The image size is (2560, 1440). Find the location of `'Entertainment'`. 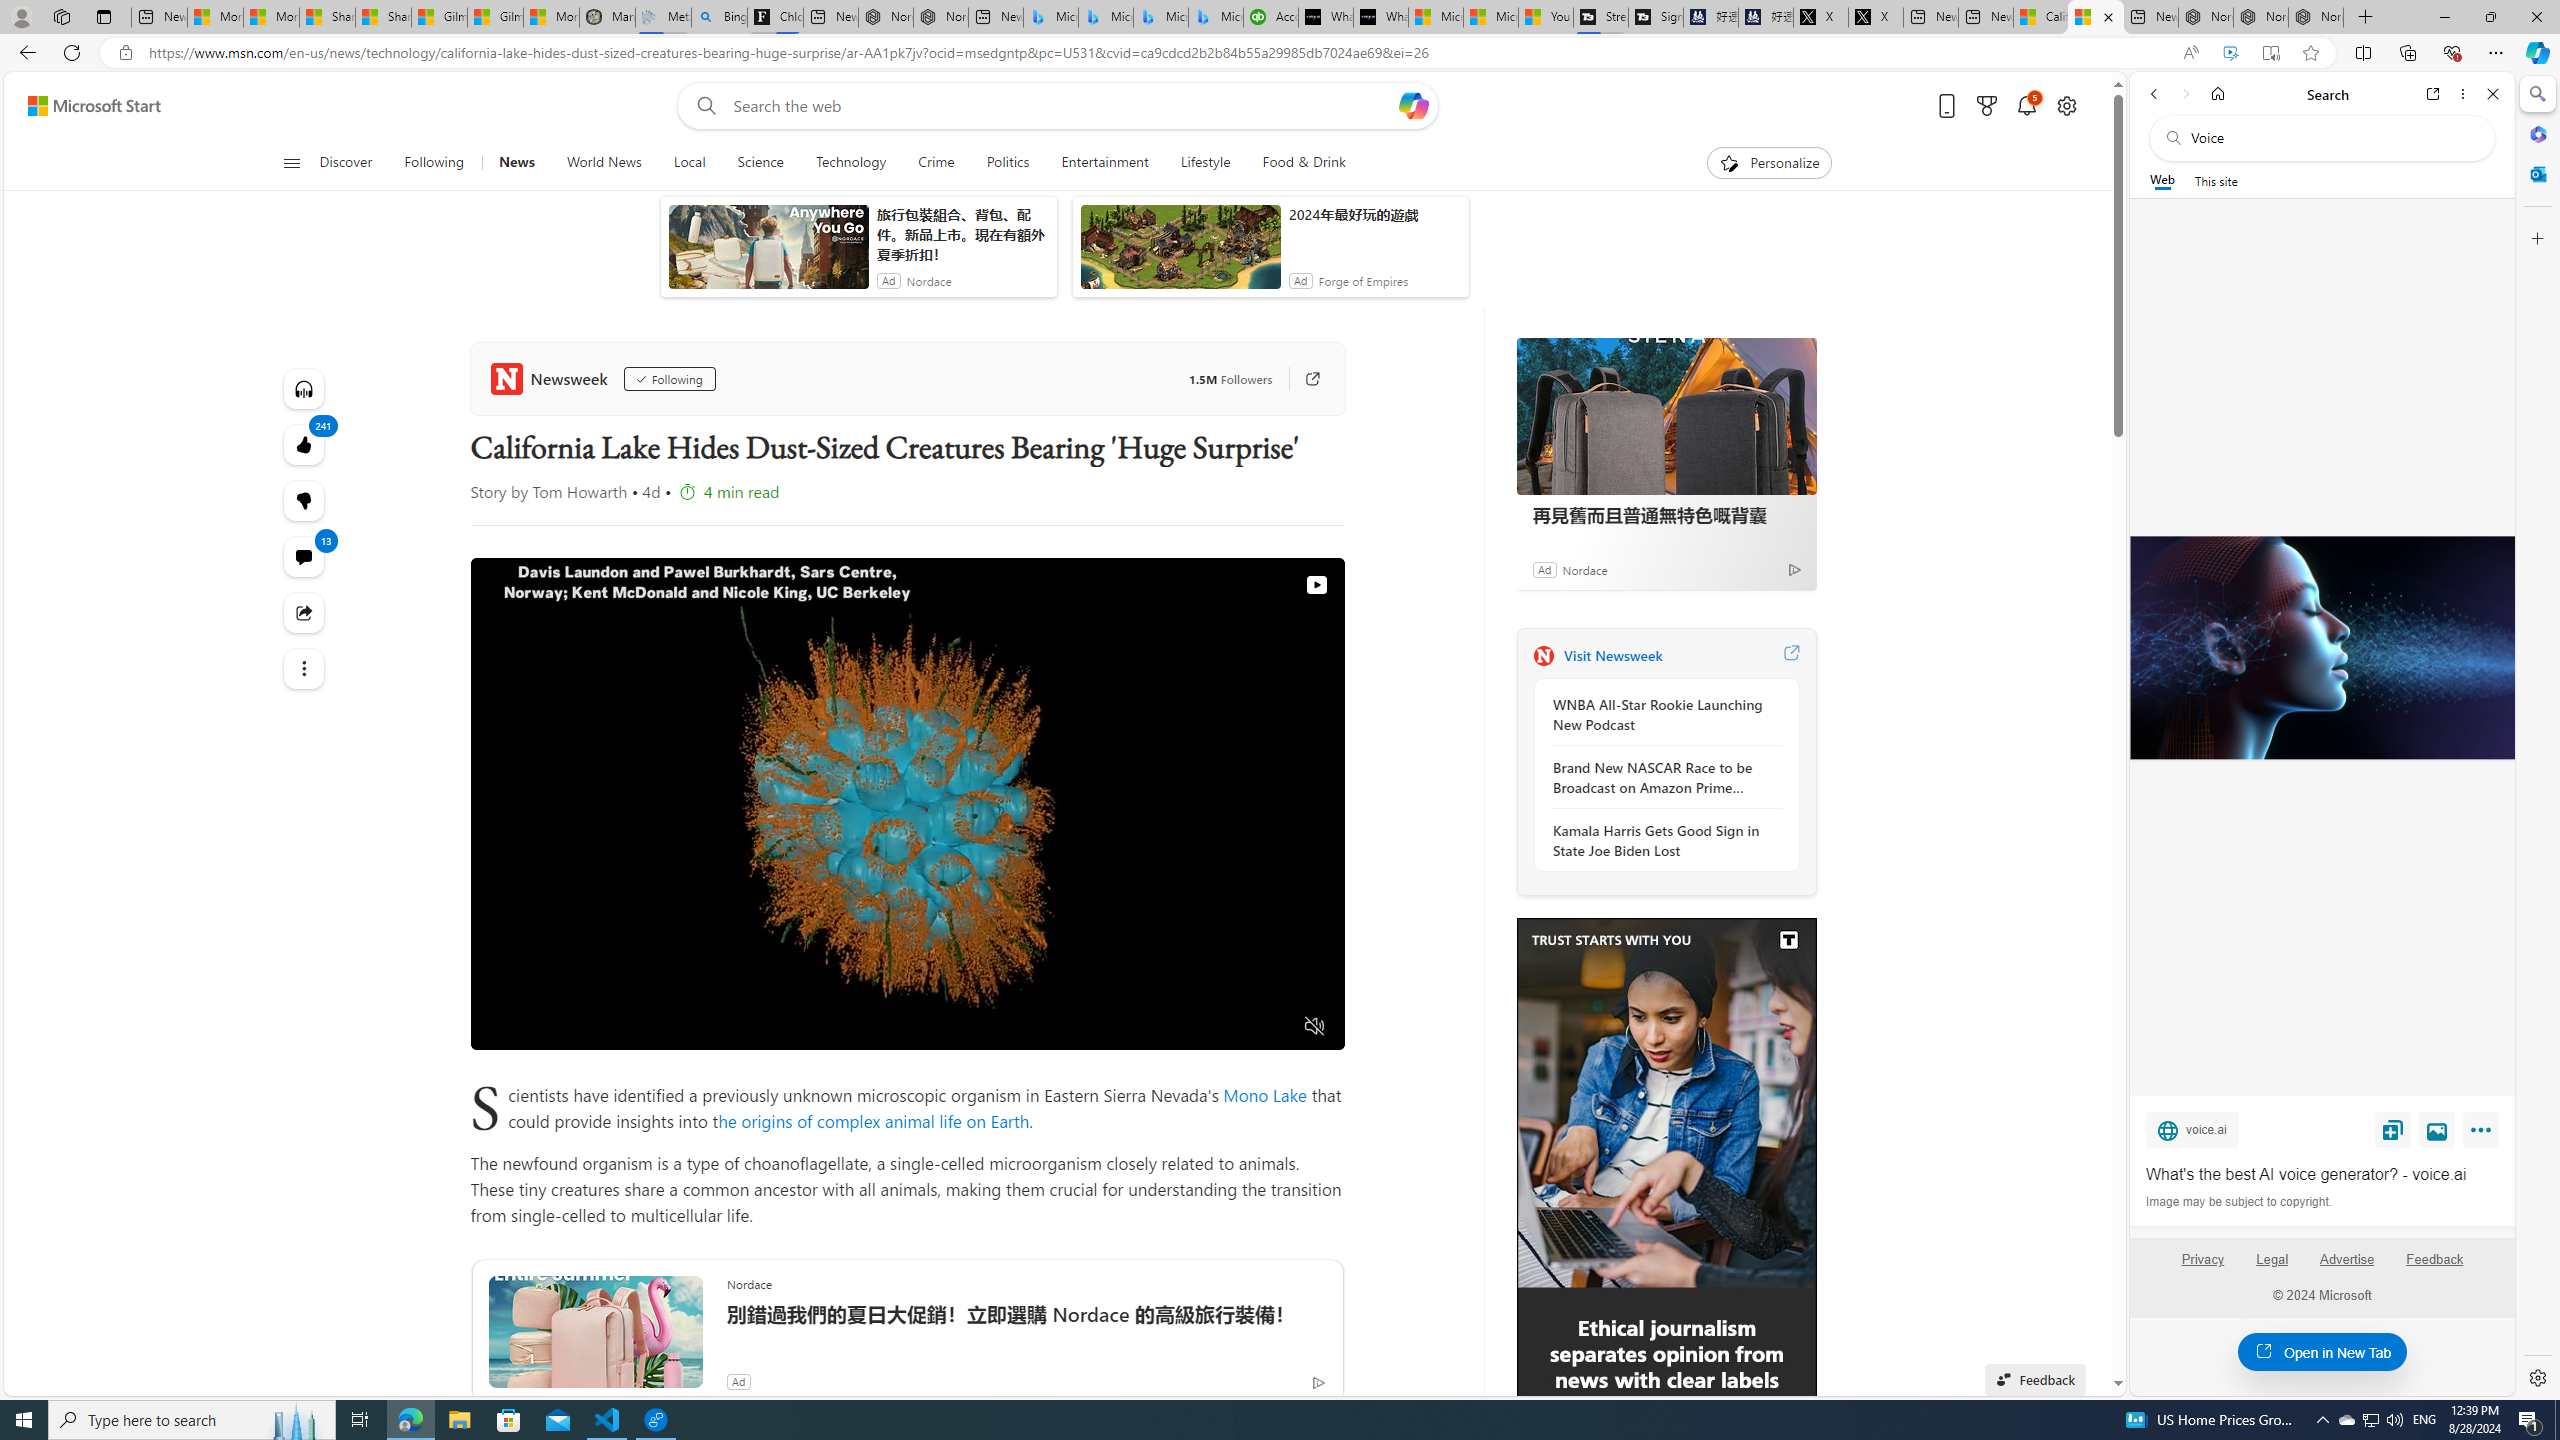

'Entertainment' is located at coordinates (1104, 162).